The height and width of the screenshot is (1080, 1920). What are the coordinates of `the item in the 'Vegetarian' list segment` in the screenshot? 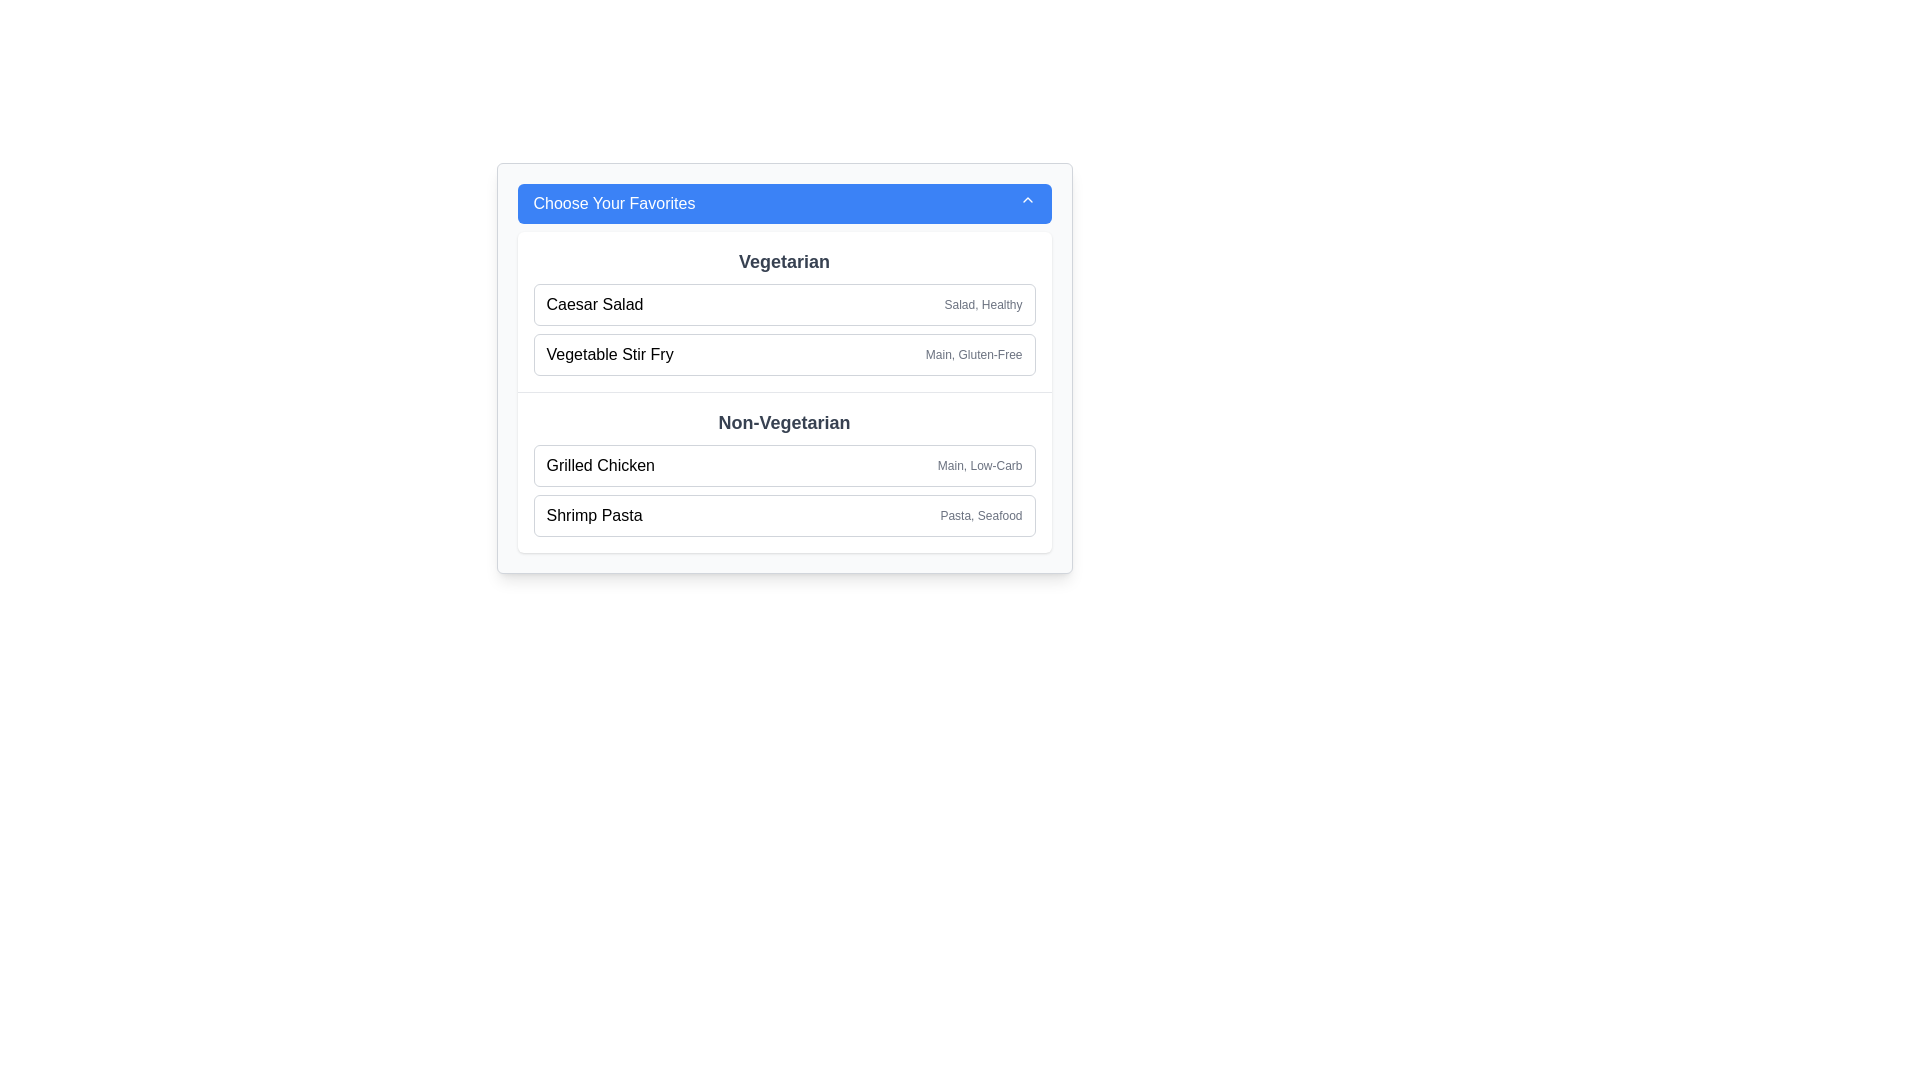 It's located at (783, 329).